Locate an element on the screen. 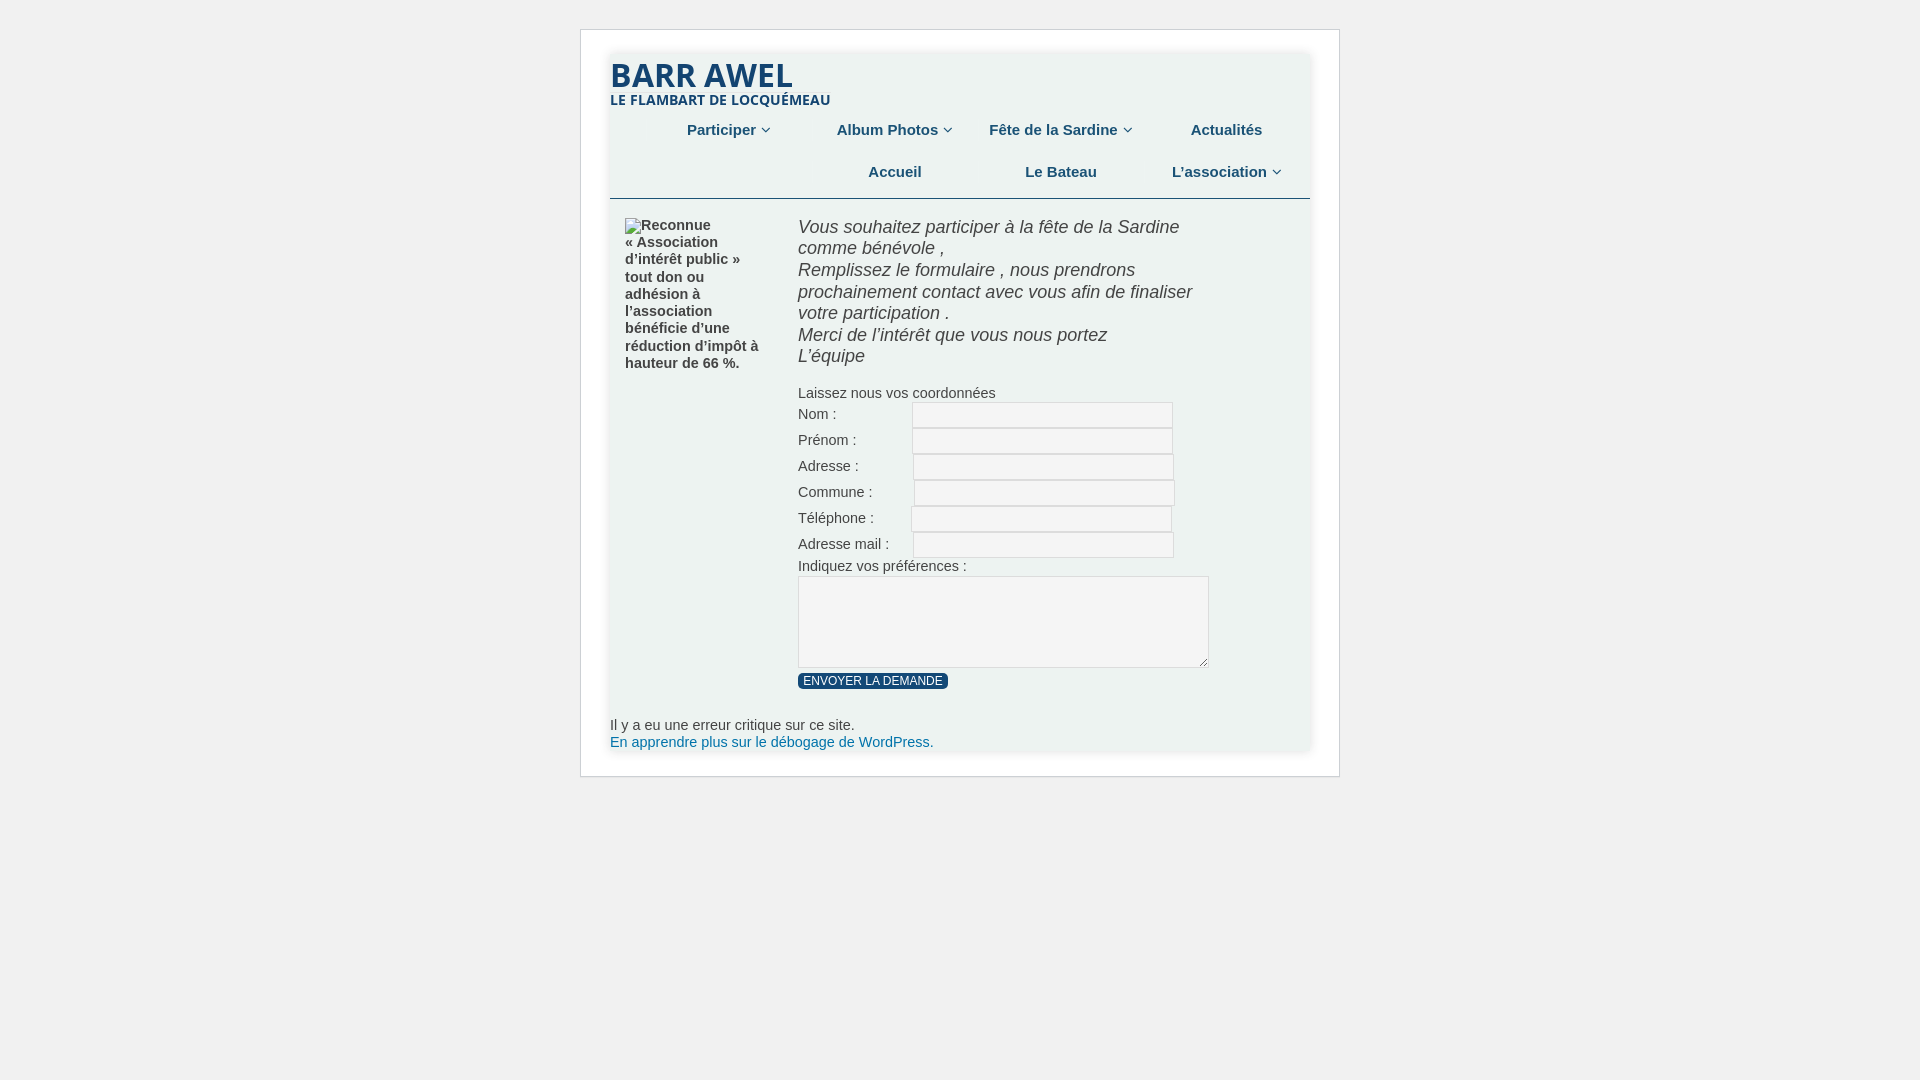  'Accueil' is located at coordinates (893, 171).